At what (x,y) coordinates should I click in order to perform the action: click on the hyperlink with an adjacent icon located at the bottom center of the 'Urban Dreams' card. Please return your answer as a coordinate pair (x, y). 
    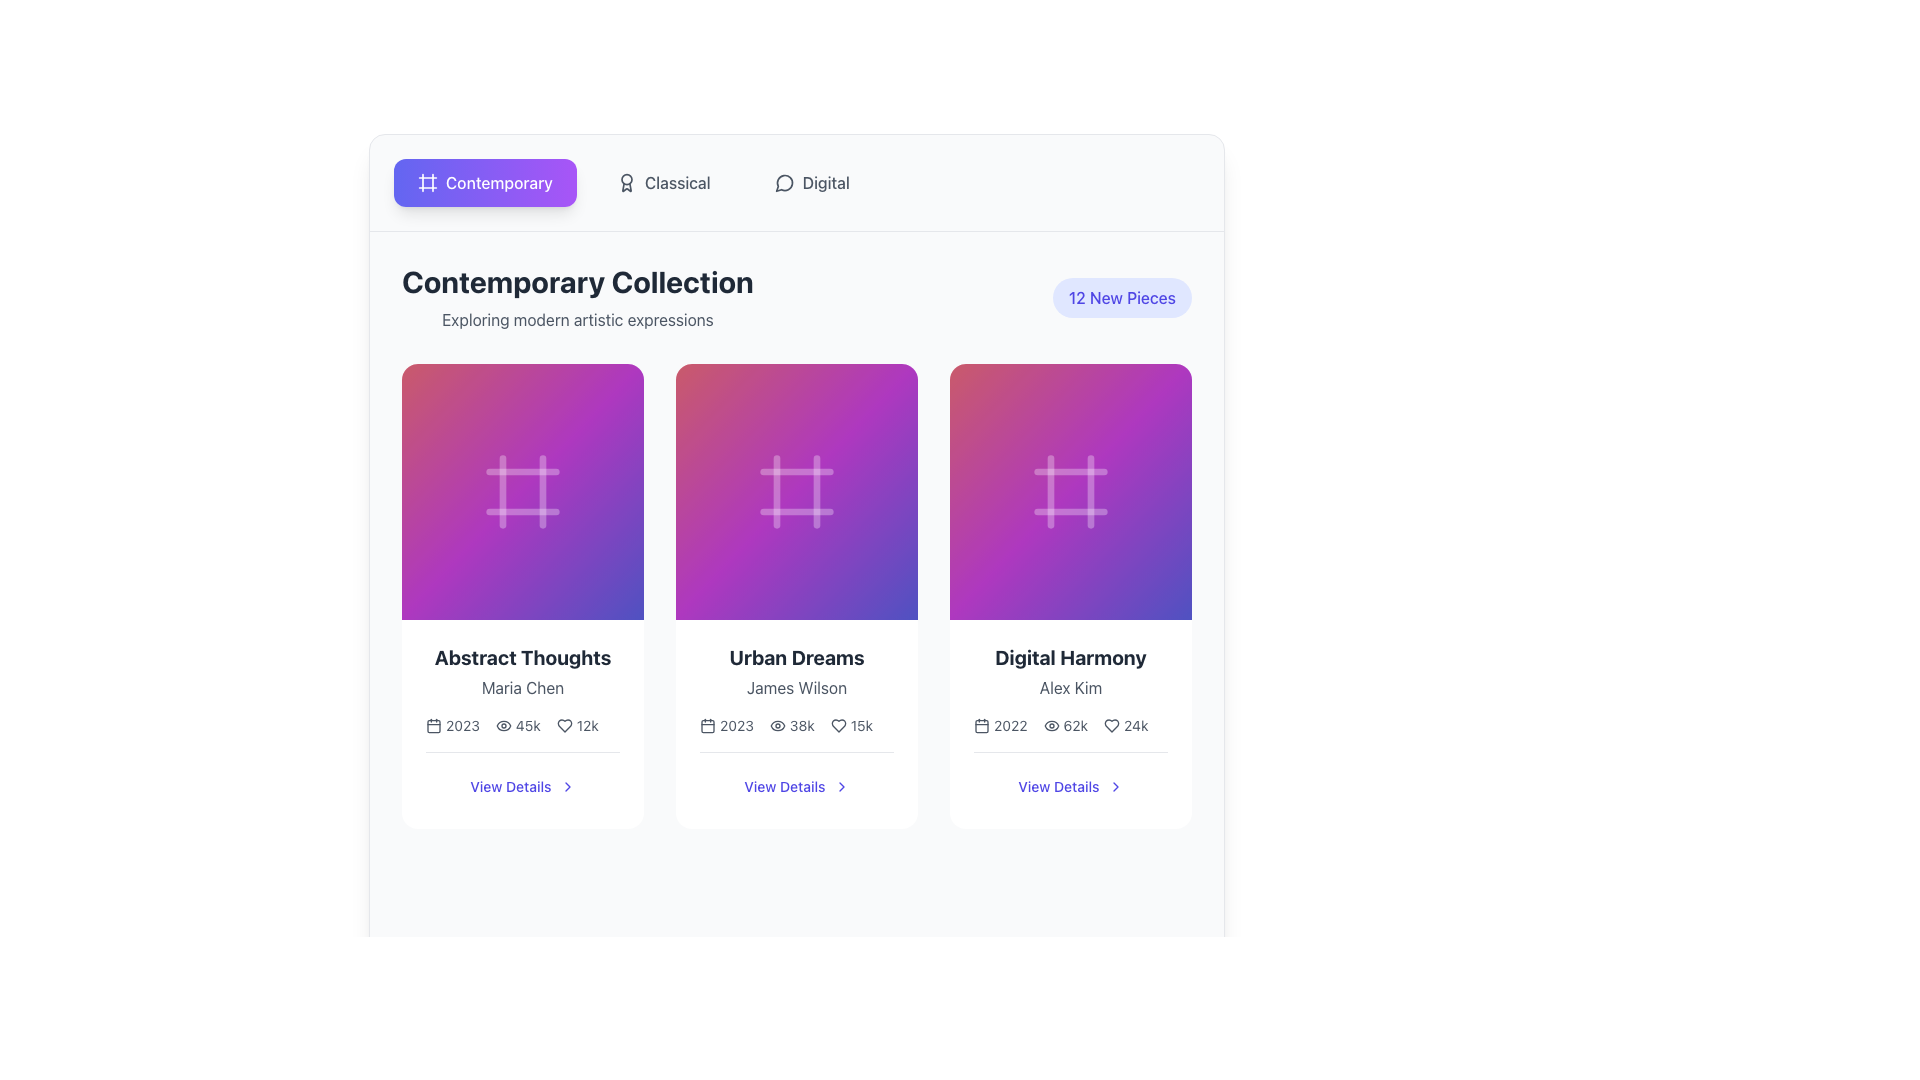
    Looking at the image, I should click on (795, 785).